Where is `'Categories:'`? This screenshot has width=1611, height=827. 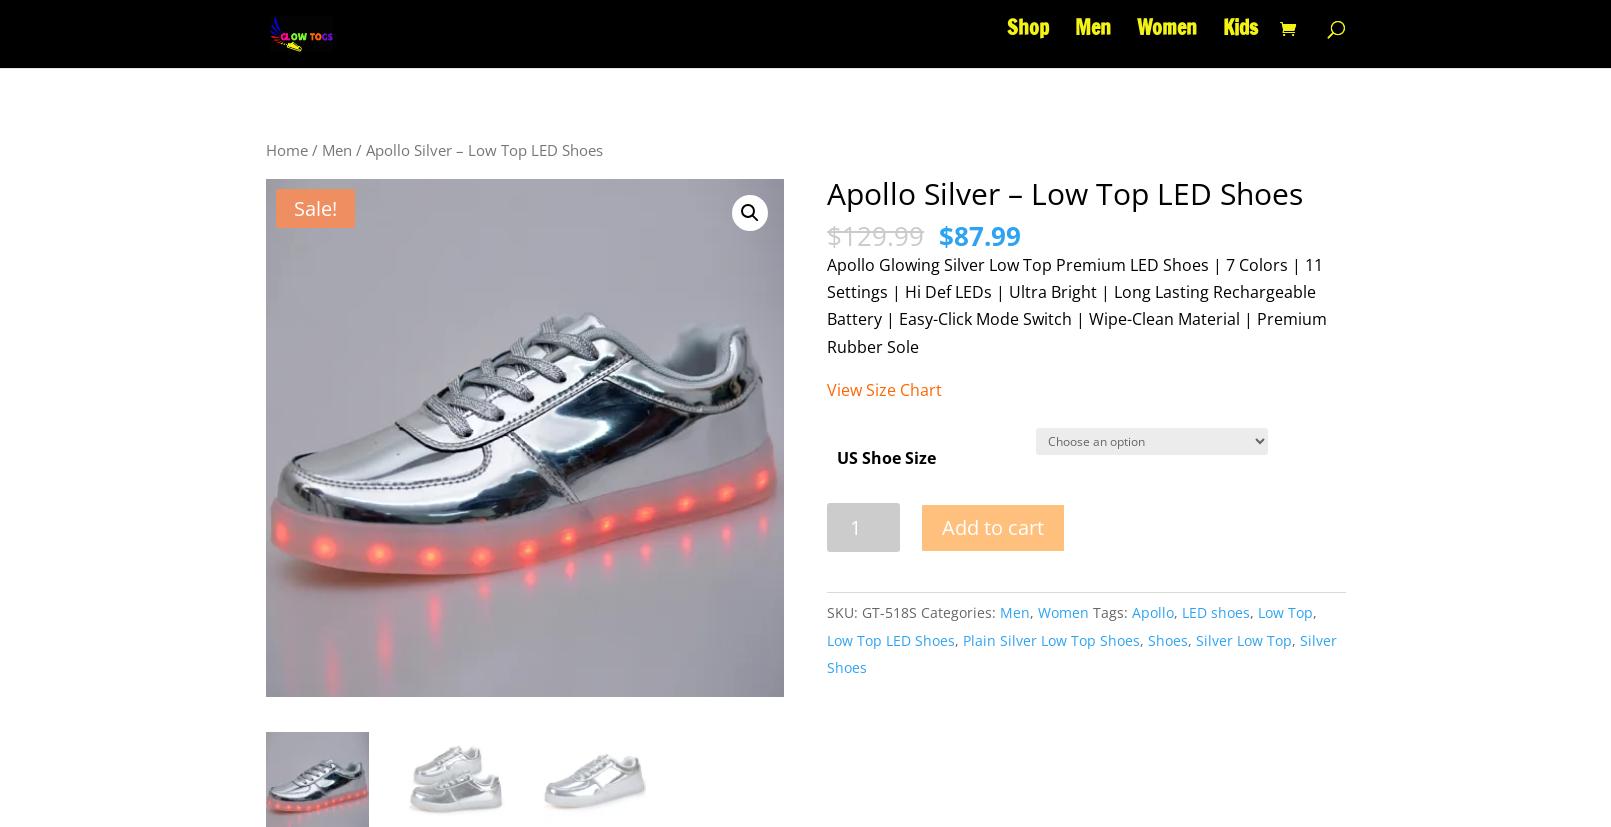 'Categories:' is located at coordinates (959, 611).